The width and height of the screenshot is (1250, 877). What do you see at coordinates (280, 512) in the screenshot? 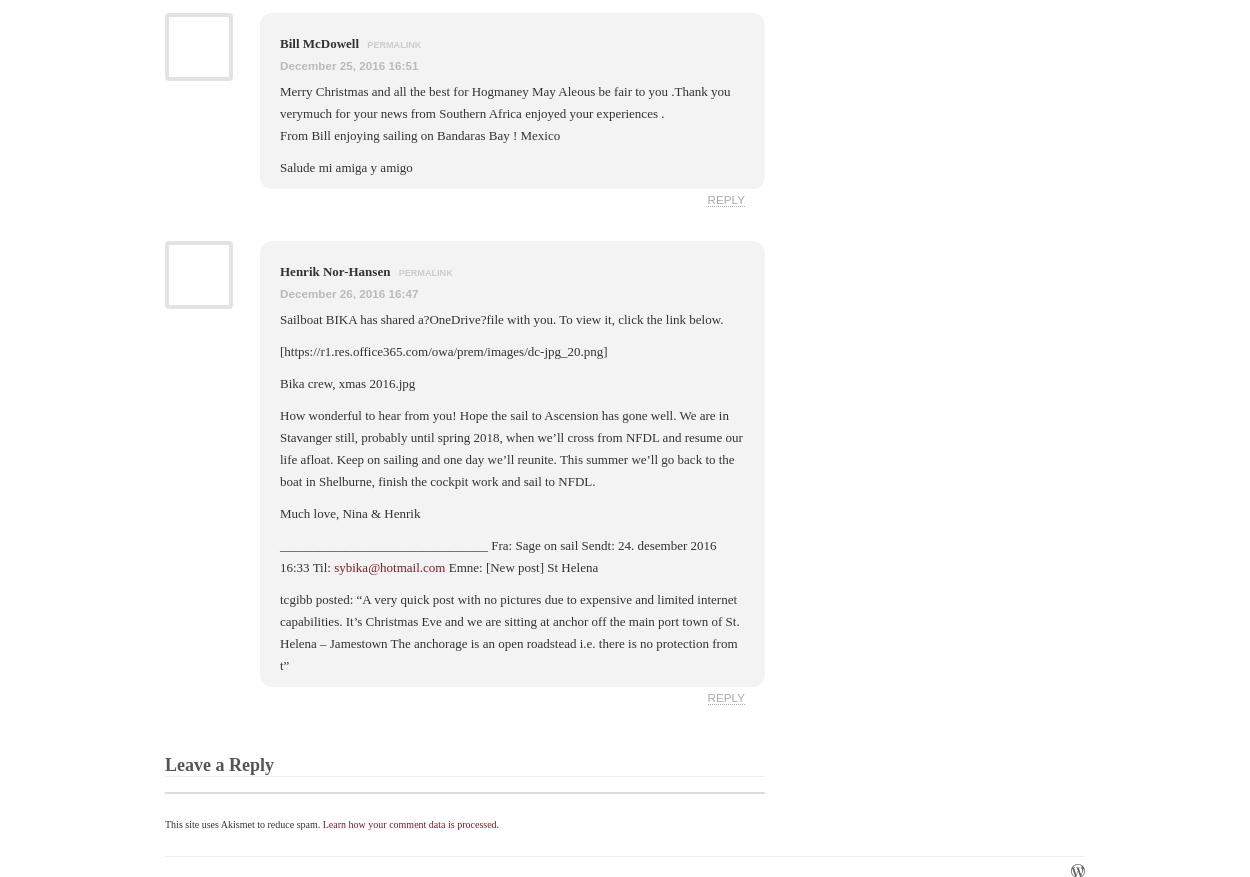
I see `'Much love, Nina & Henrik'` at bounding box center [280, 512].